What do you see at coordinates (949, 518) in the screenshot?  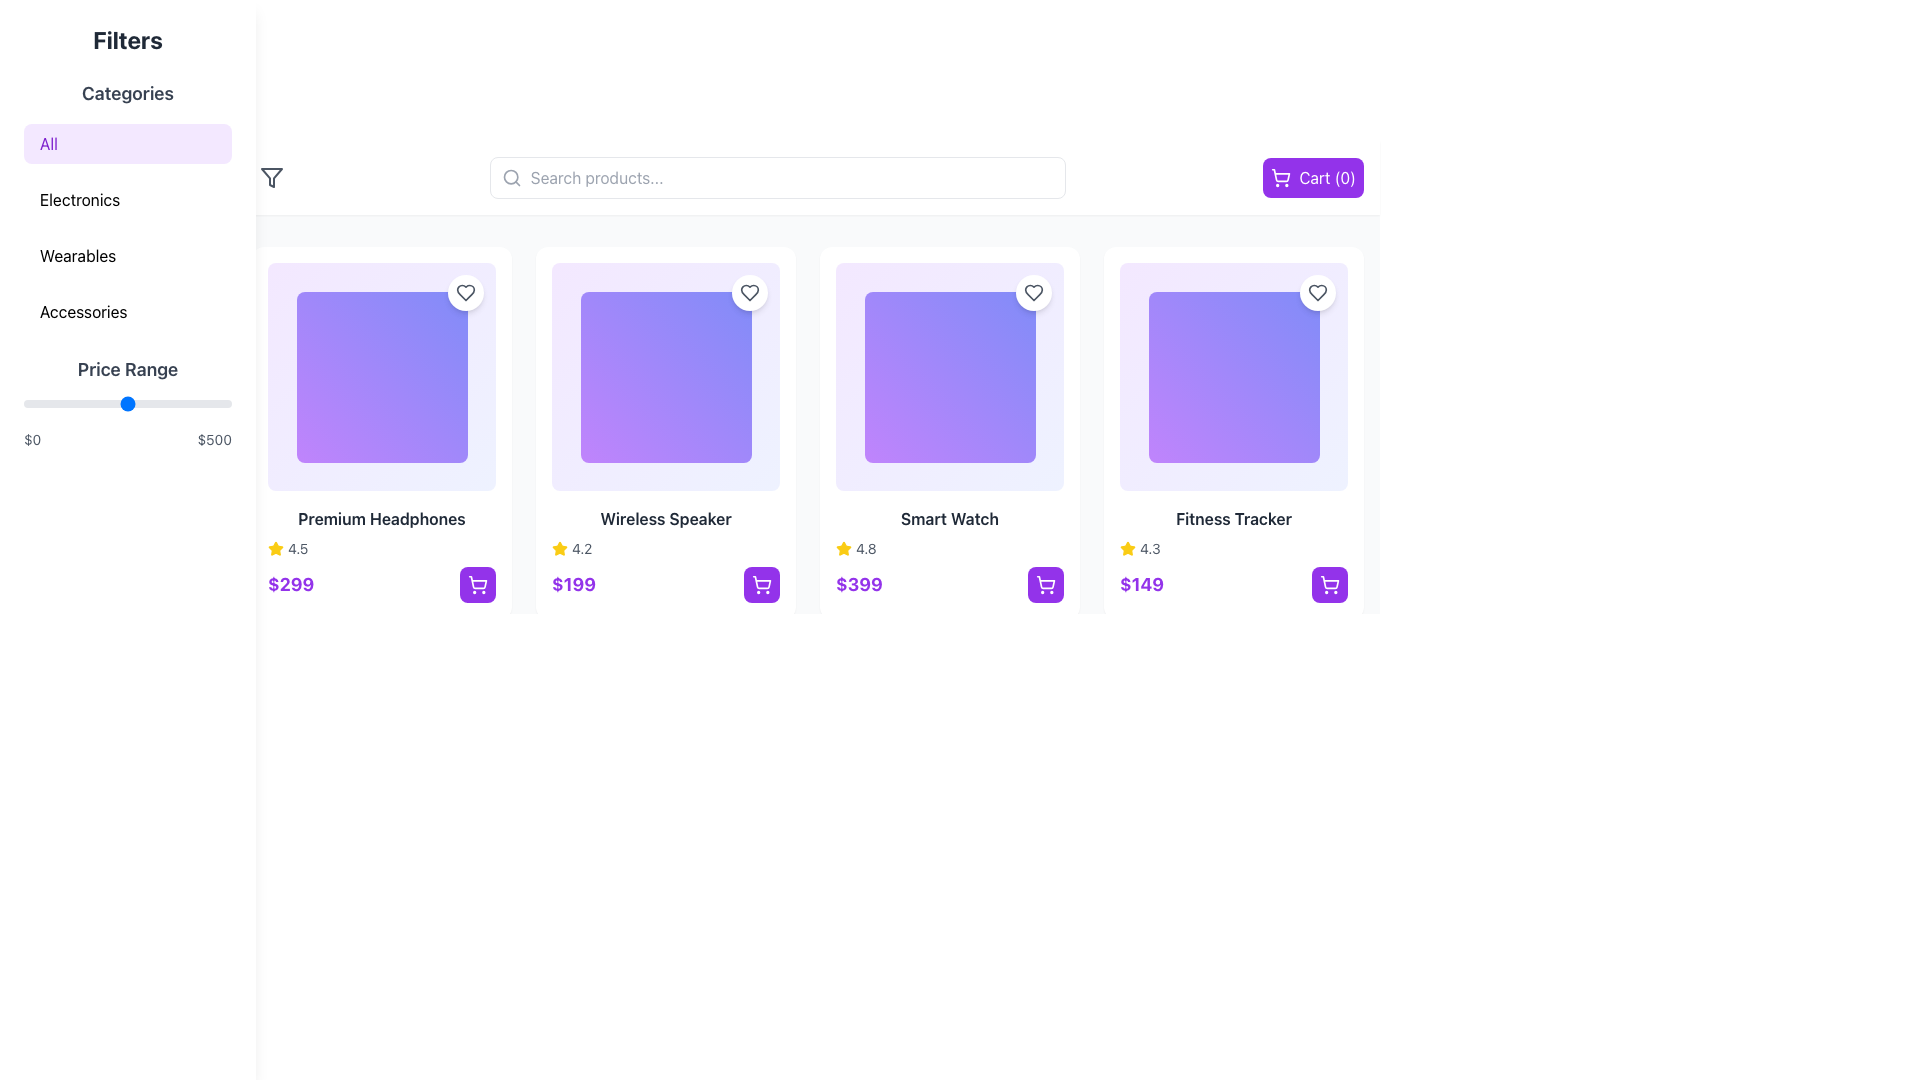 I see `the static text element titled 'Smart Watch' located on the product card, which is the third card in a horizontal row of four cards, positioned directly below the image placeholder` at bounding box center [949, 518].